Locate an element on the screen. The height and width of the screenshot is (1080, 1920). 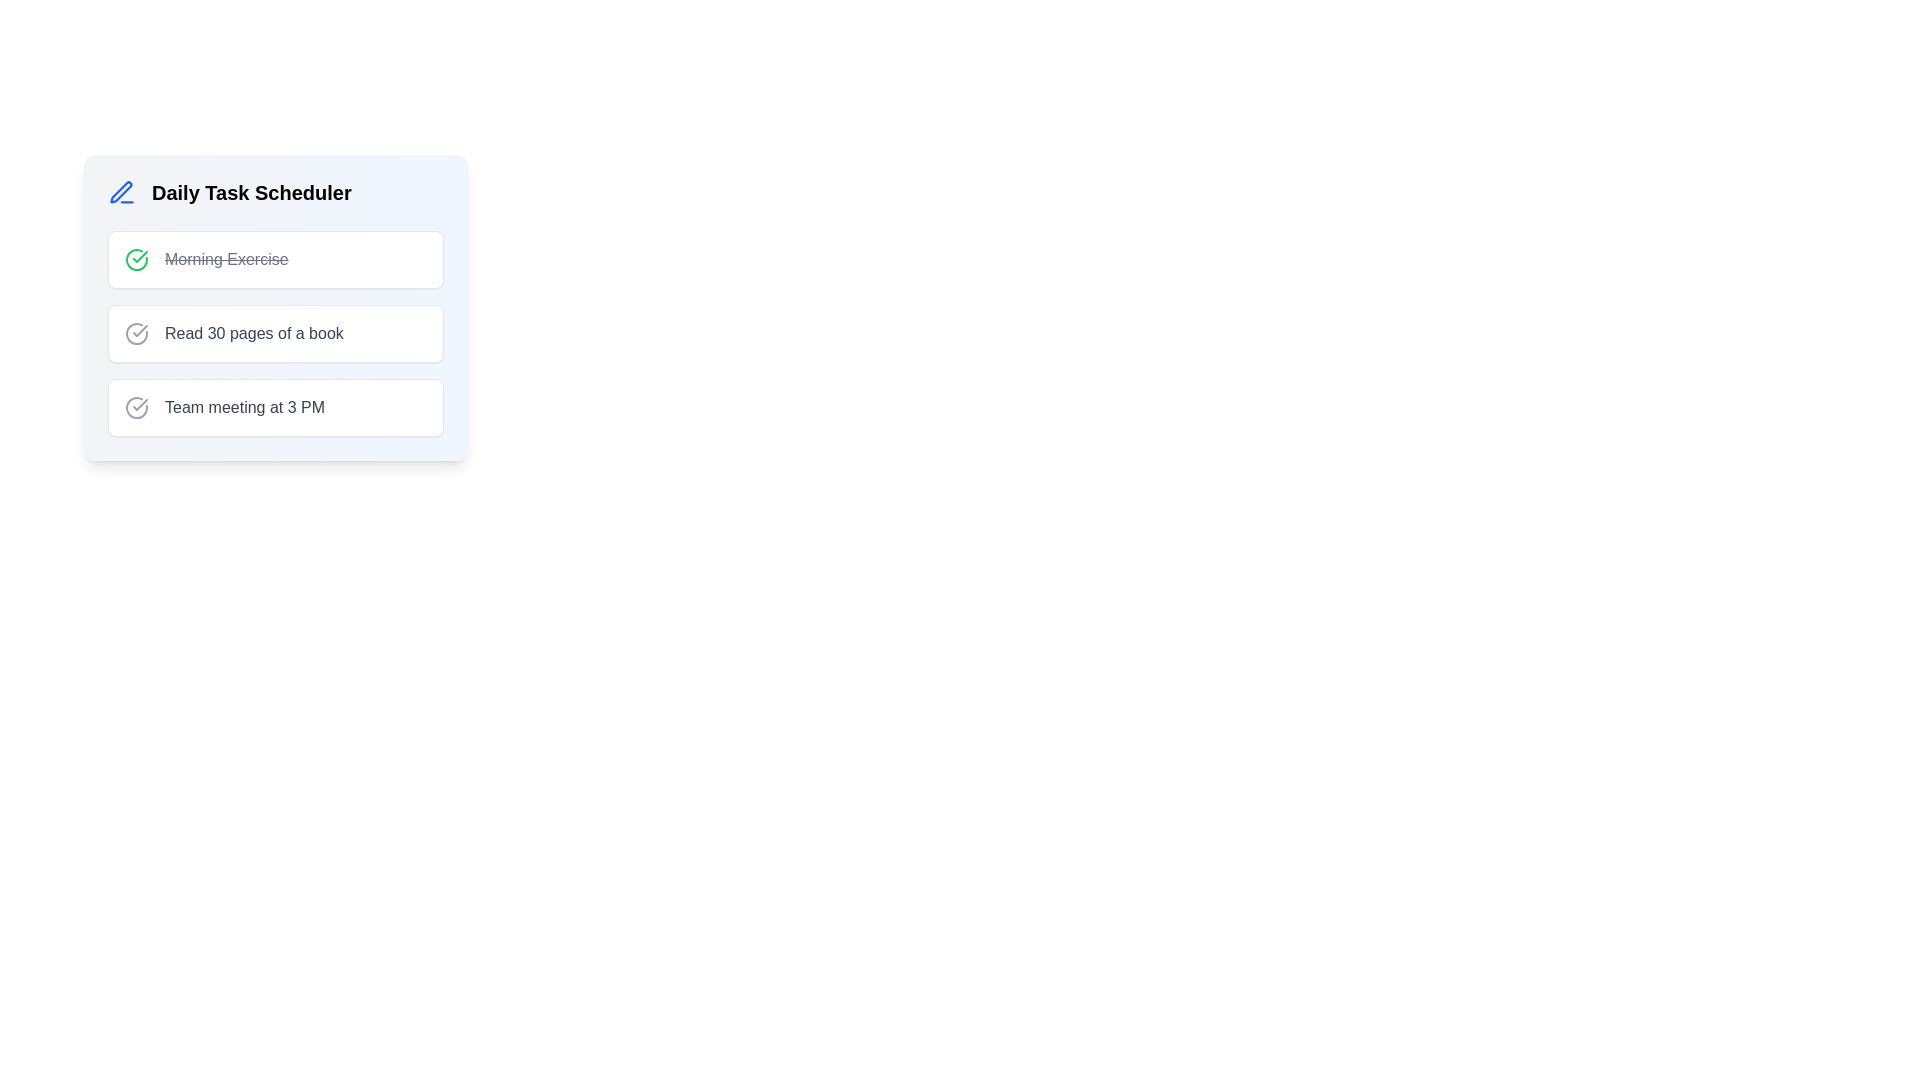
to select the task 'Read 30 pages of a book' in the Daily Task Scheduler, which is the second item in the list below 'Morning Exercise' and above 'Team meeting at 3 PM' is located at coordinates (274, 333).